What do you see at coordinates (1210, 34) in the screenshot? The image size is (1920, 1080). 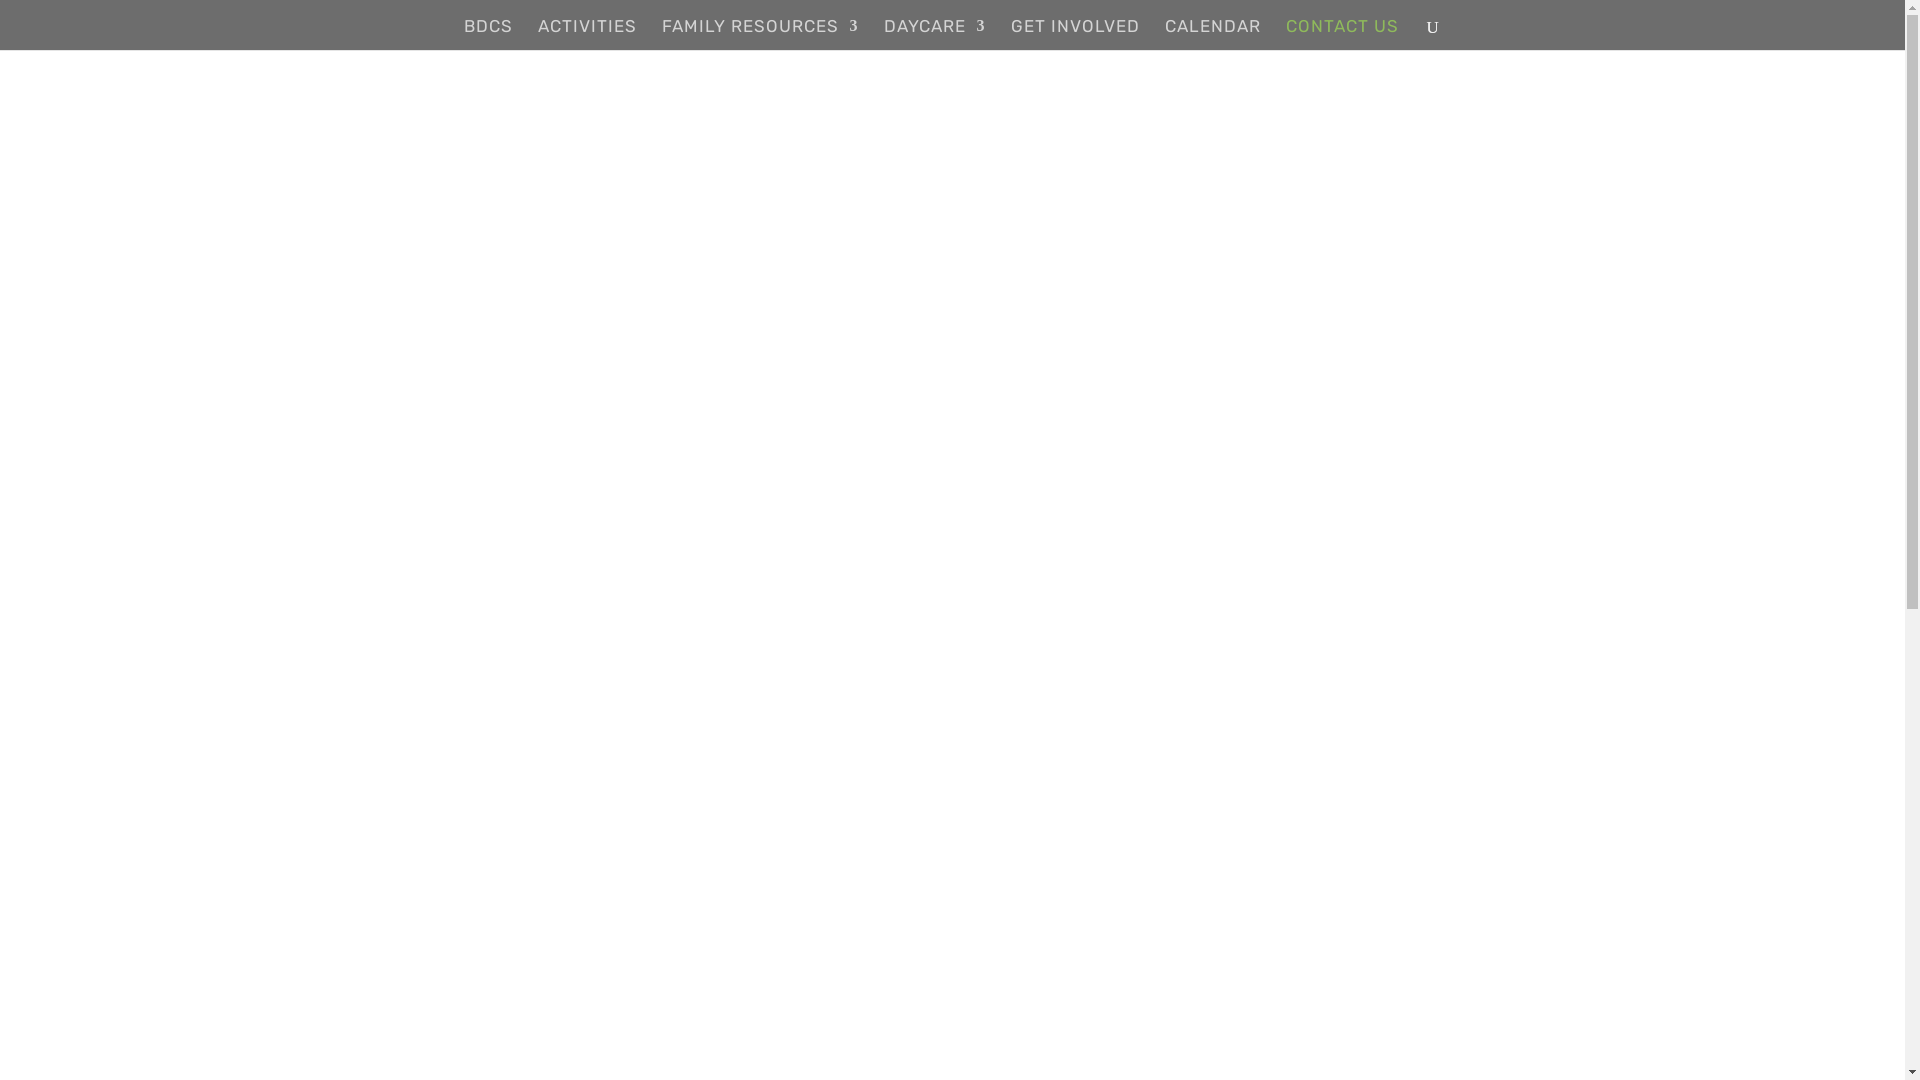 I see `'CALENDAR'` at bounding box center [1210, 34].